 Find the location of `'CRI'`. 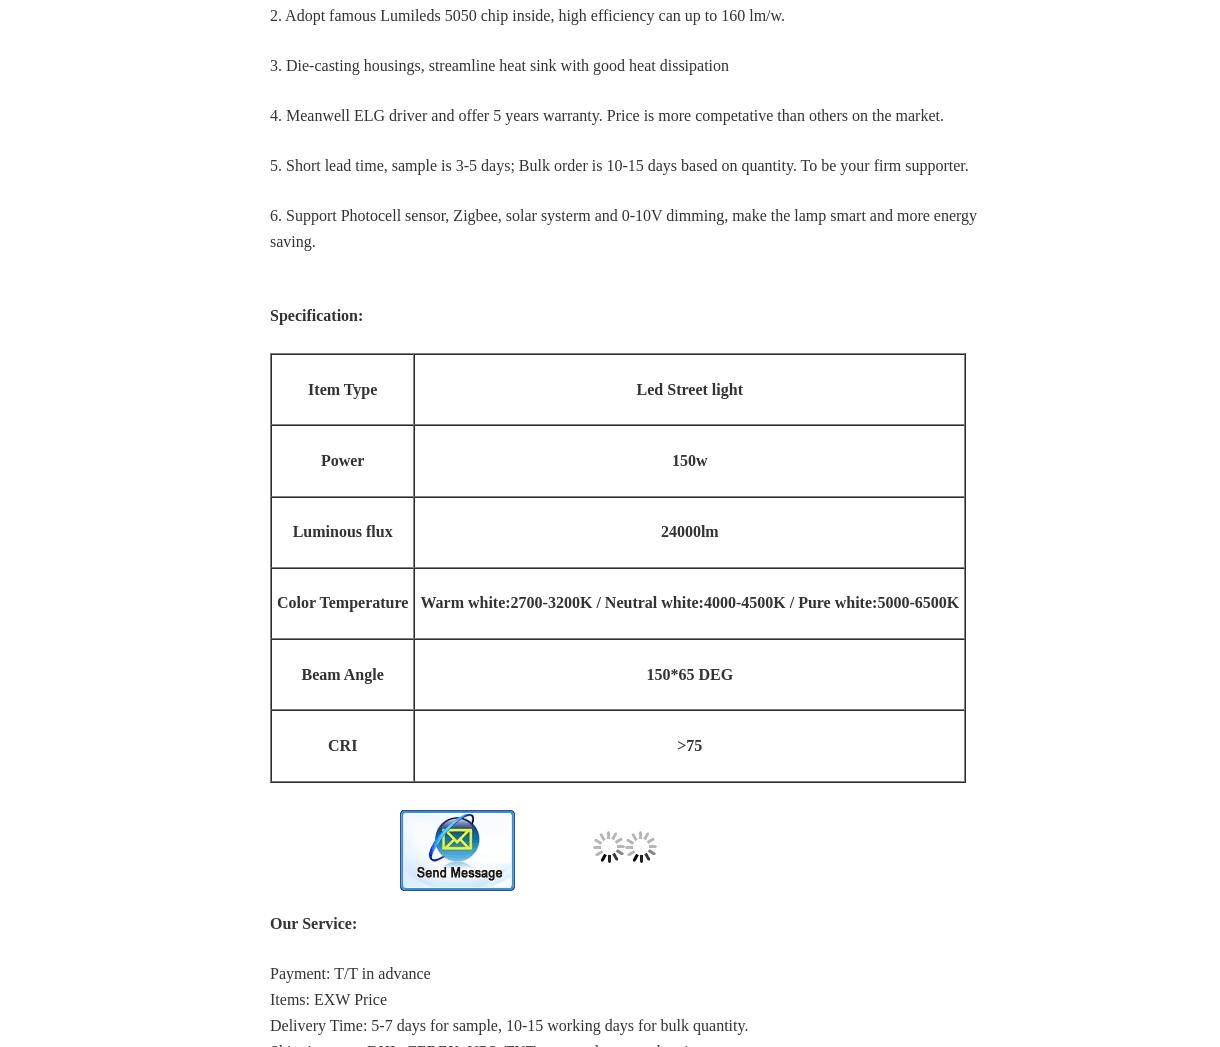

'CRI' is located at coordinates (342, 744).